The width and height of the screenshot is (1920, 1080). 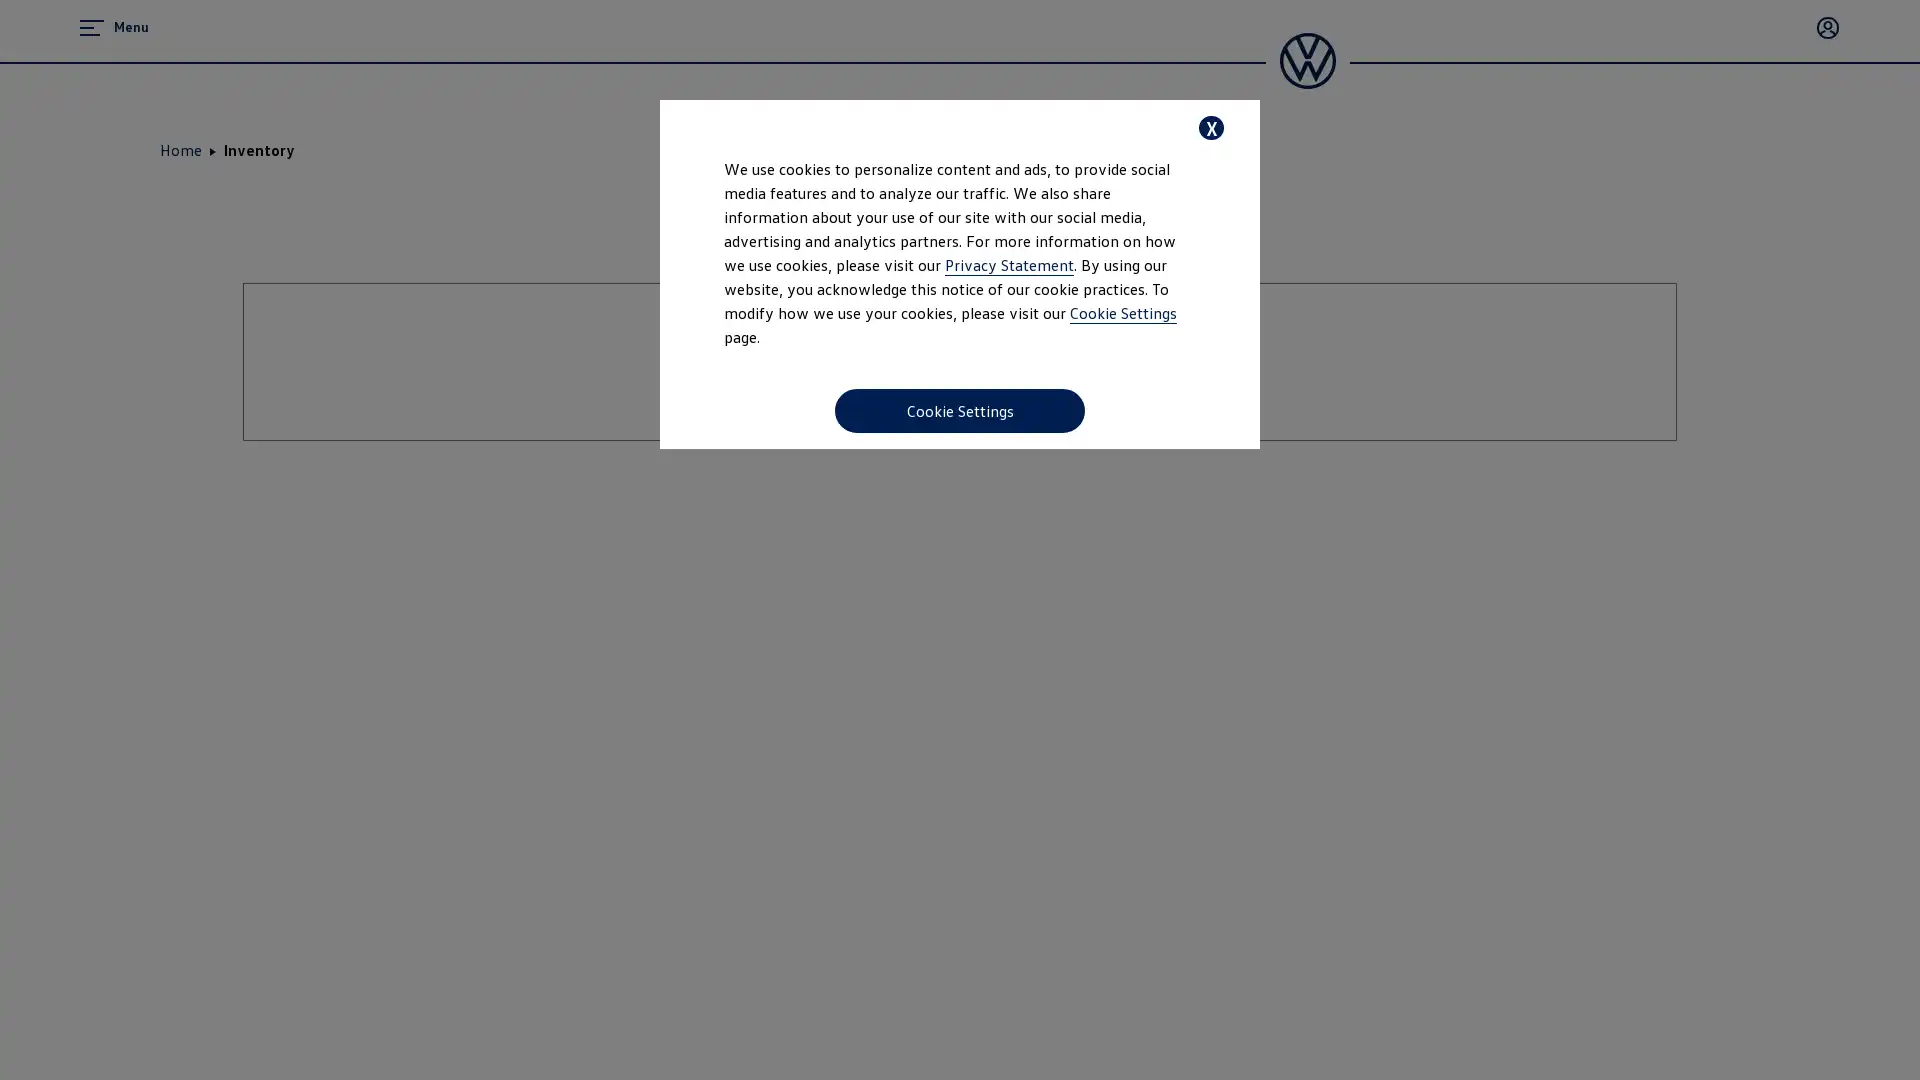 I want to click on Login, so click(x=1828, y=27).